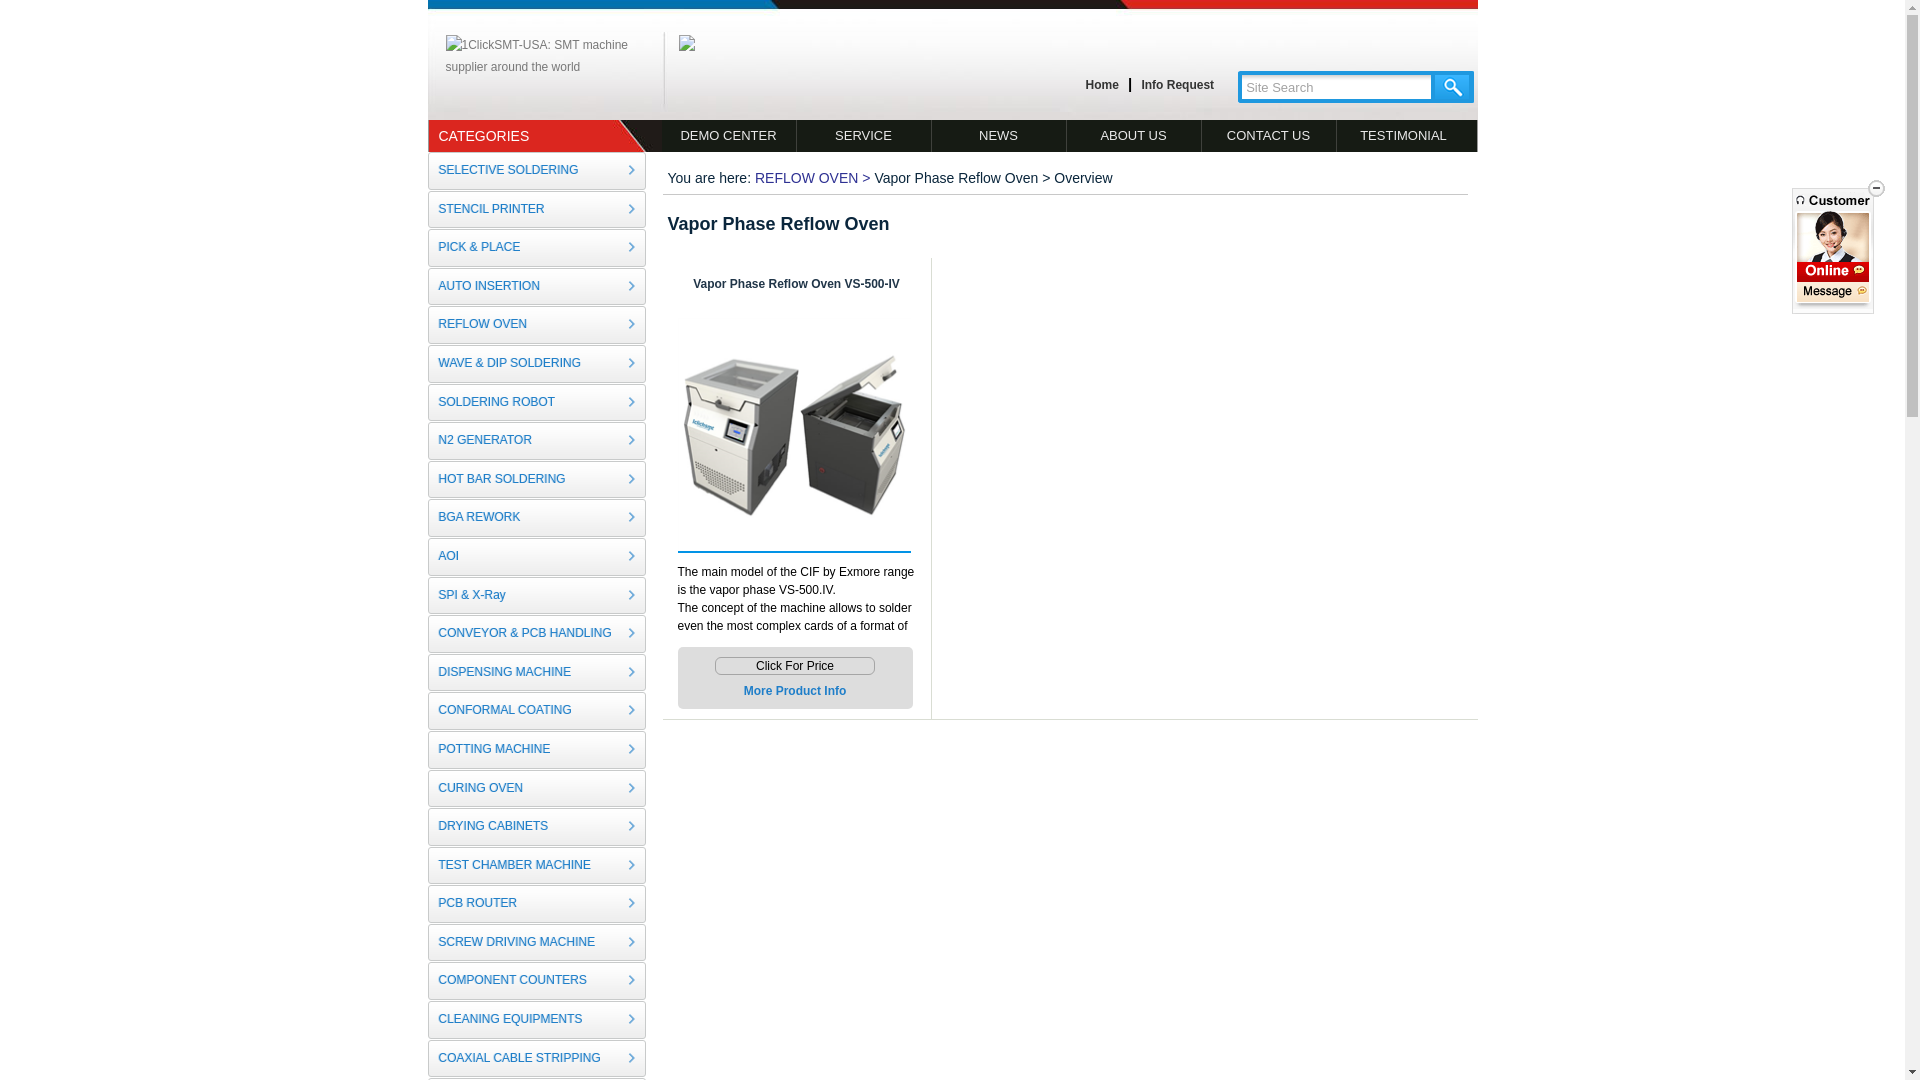 The width and height of the screenshot is (1920, 1080). What do you see at coordinates (715, 666) in the screenshot?
I see `'Click For Price'` at bounding box center [715, 666].